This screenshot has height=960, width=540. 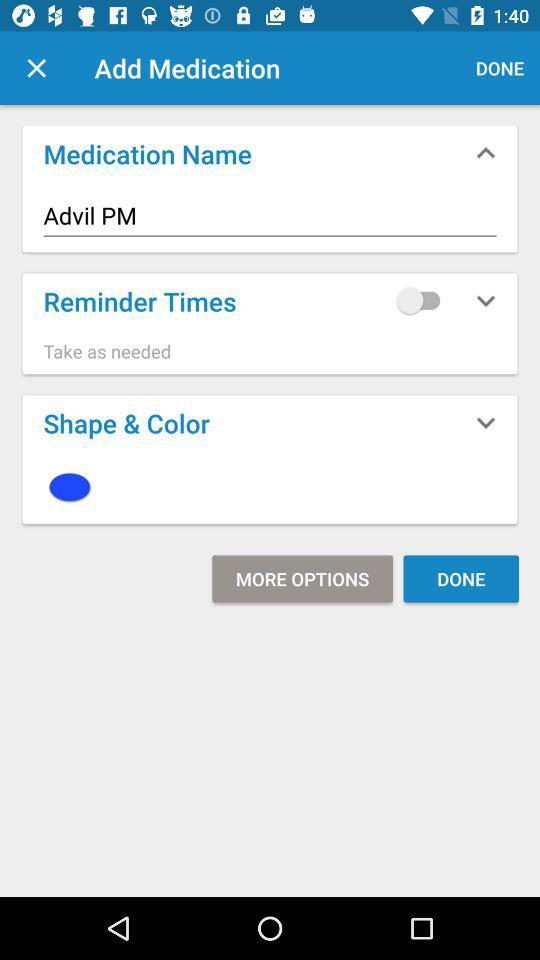 I want to click on item below   icon, so click(x=301, y=578).